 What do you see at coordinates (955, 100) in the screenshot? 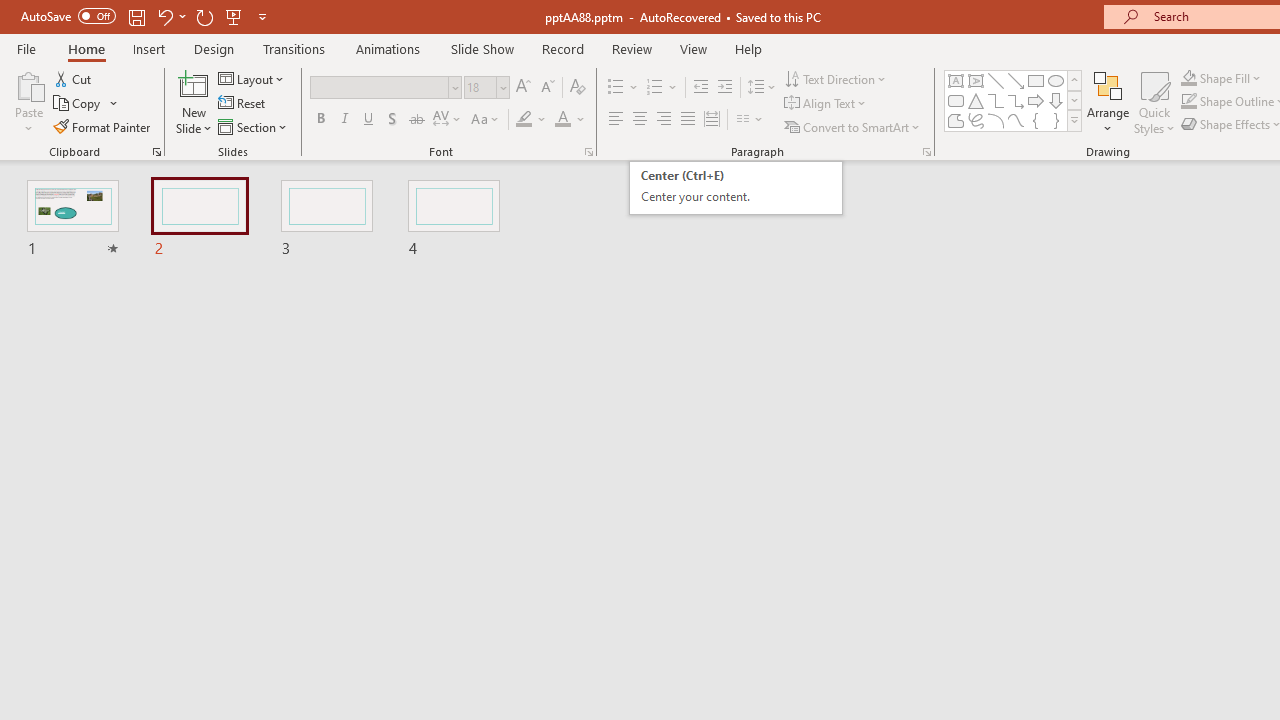
I see `'Rectangle: Rounded Corners'` at bounding box center [955, 100].